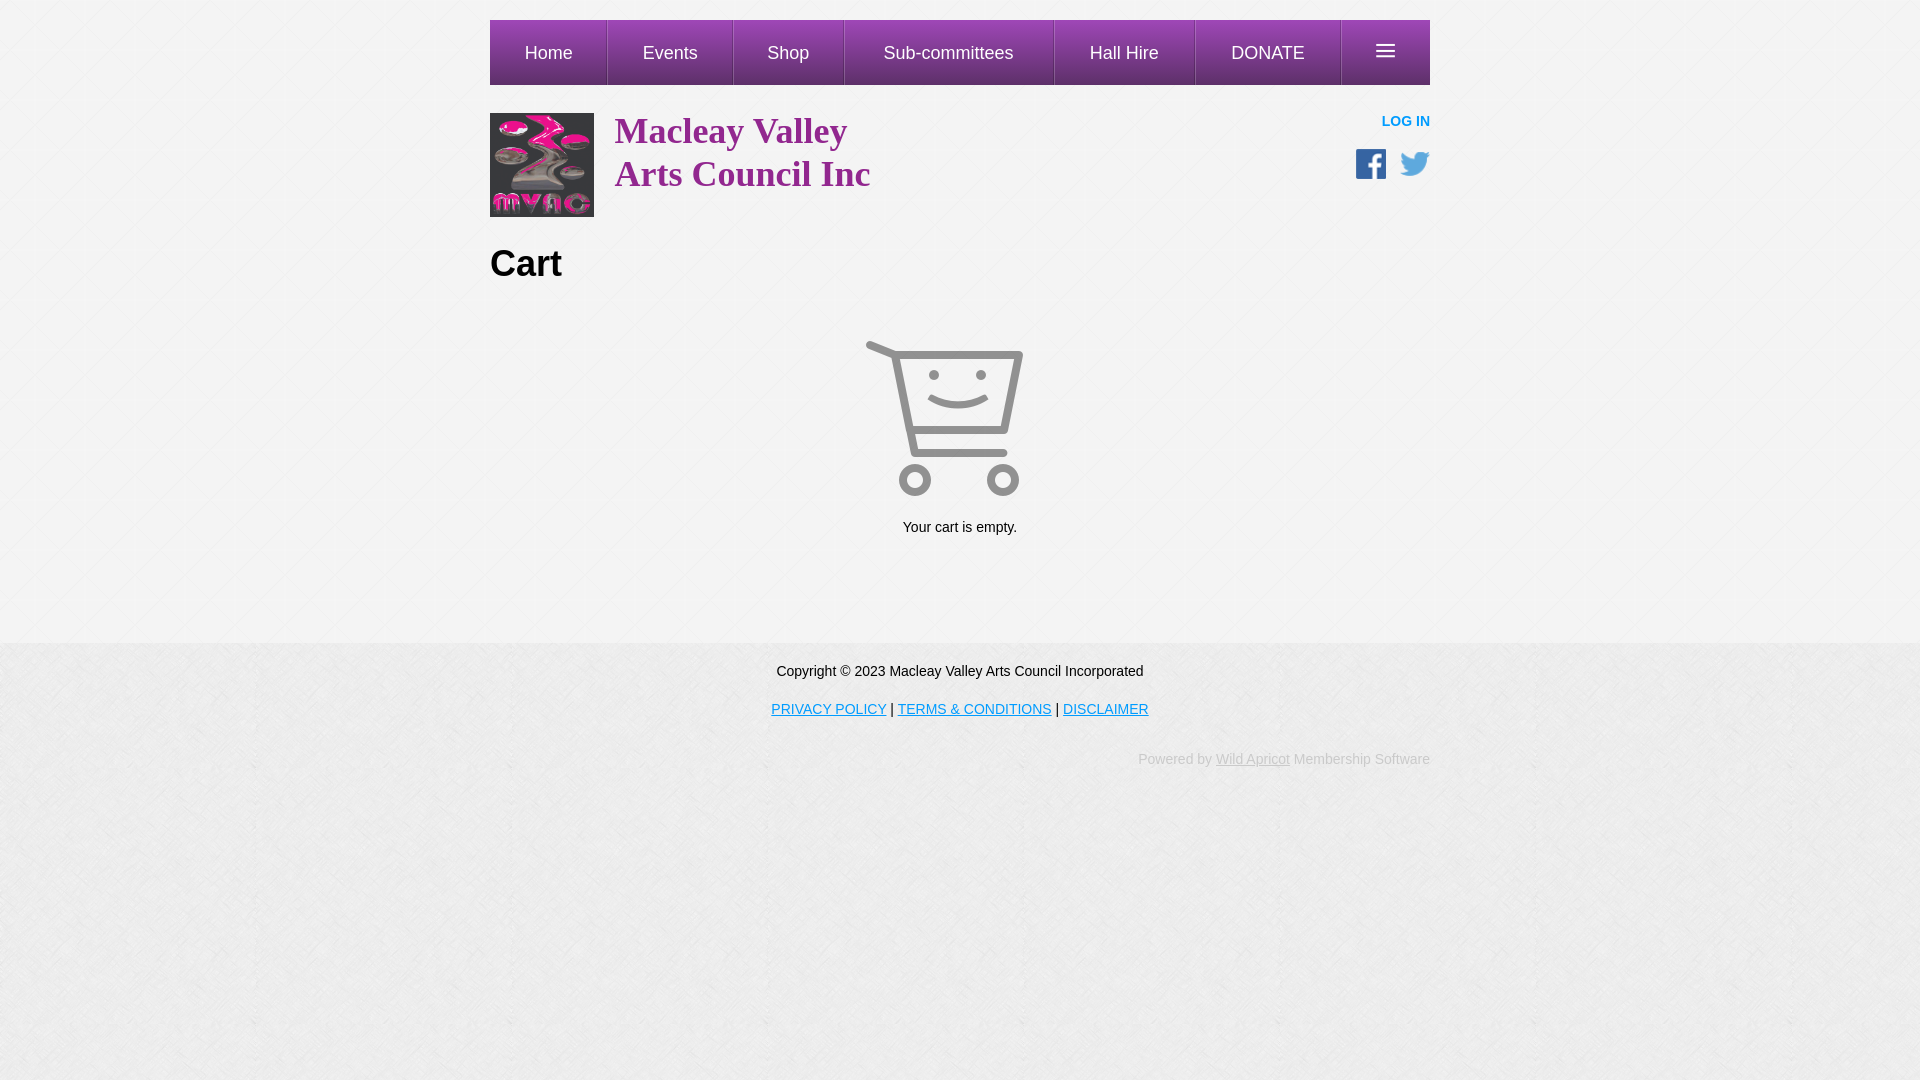 This screenshot has height=1080, width=1920. I want to click on 'Sub-committees', so click(844, 51).